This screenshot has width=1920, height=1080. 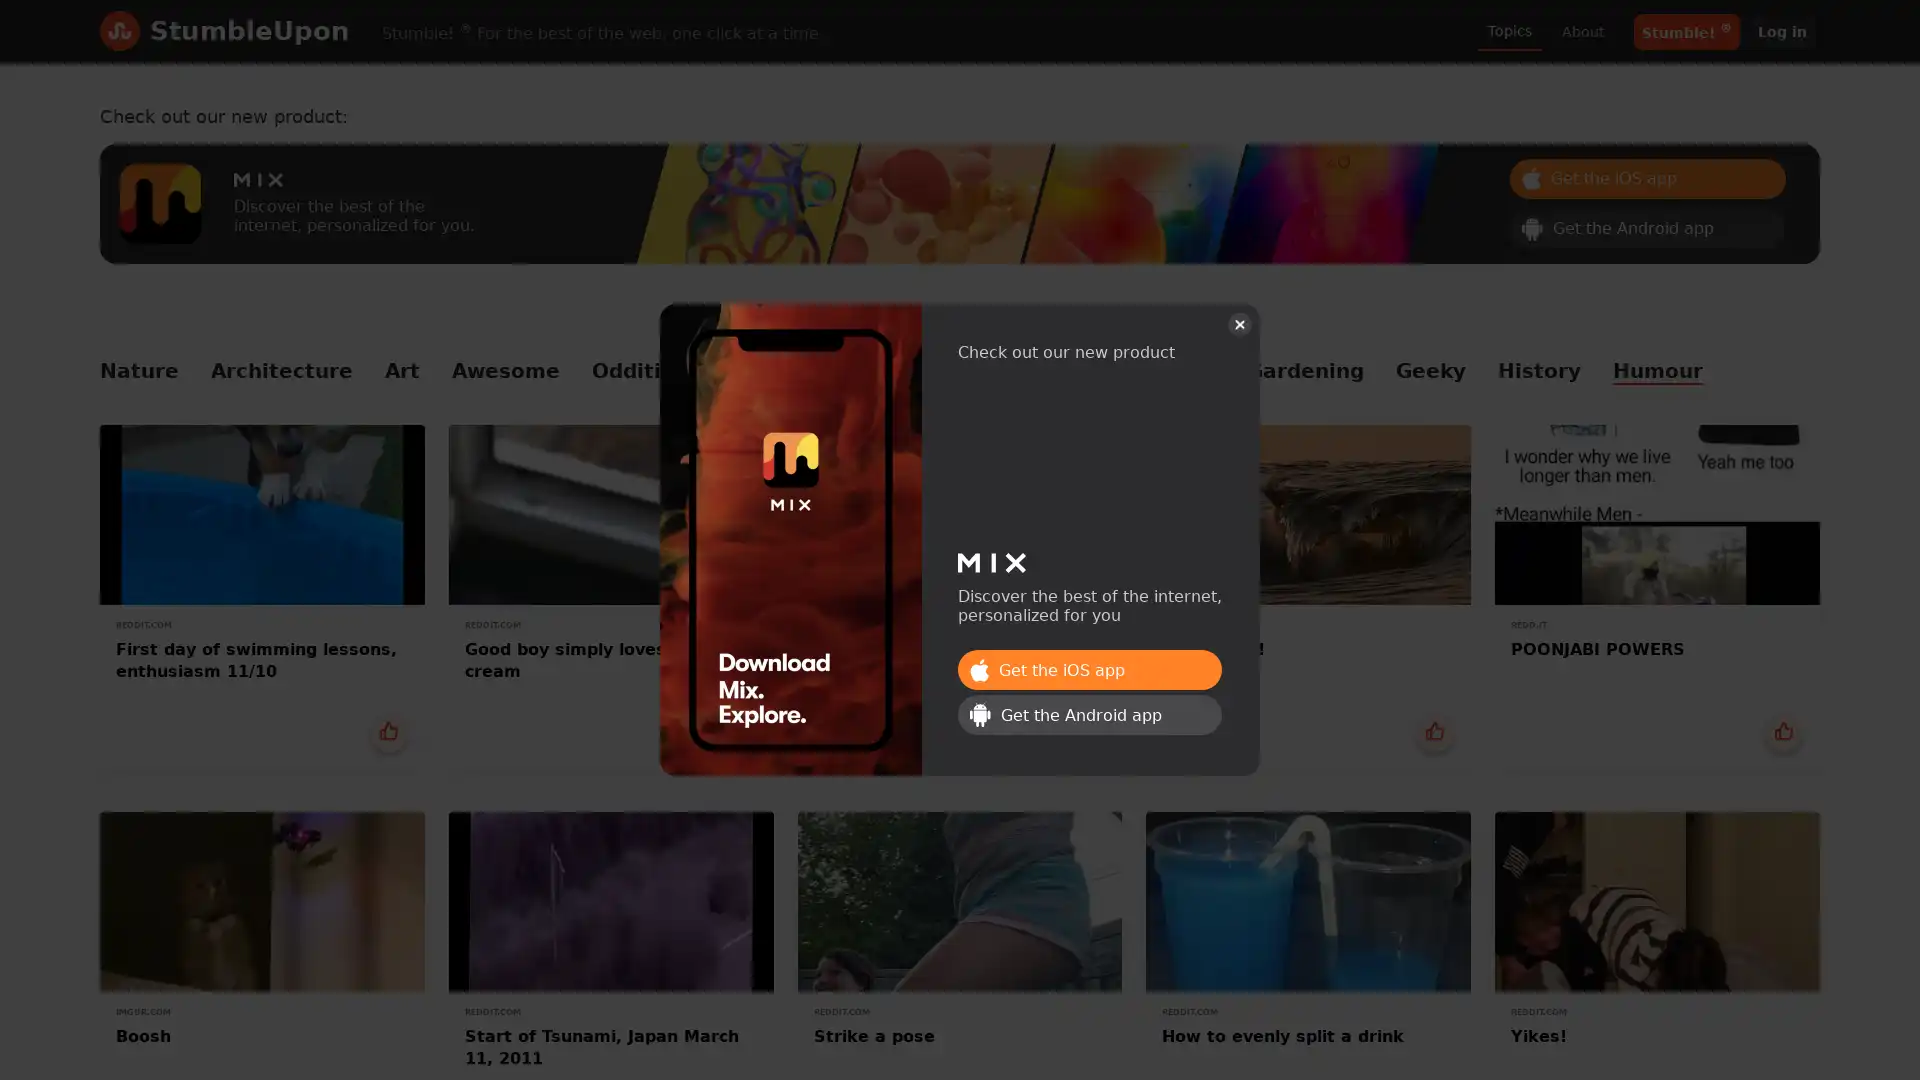 What do you see at coordinates (1088, 713) in the screenshot?
I see `Header Image 1 Get the Android app` at bounding box center [1088, 713].